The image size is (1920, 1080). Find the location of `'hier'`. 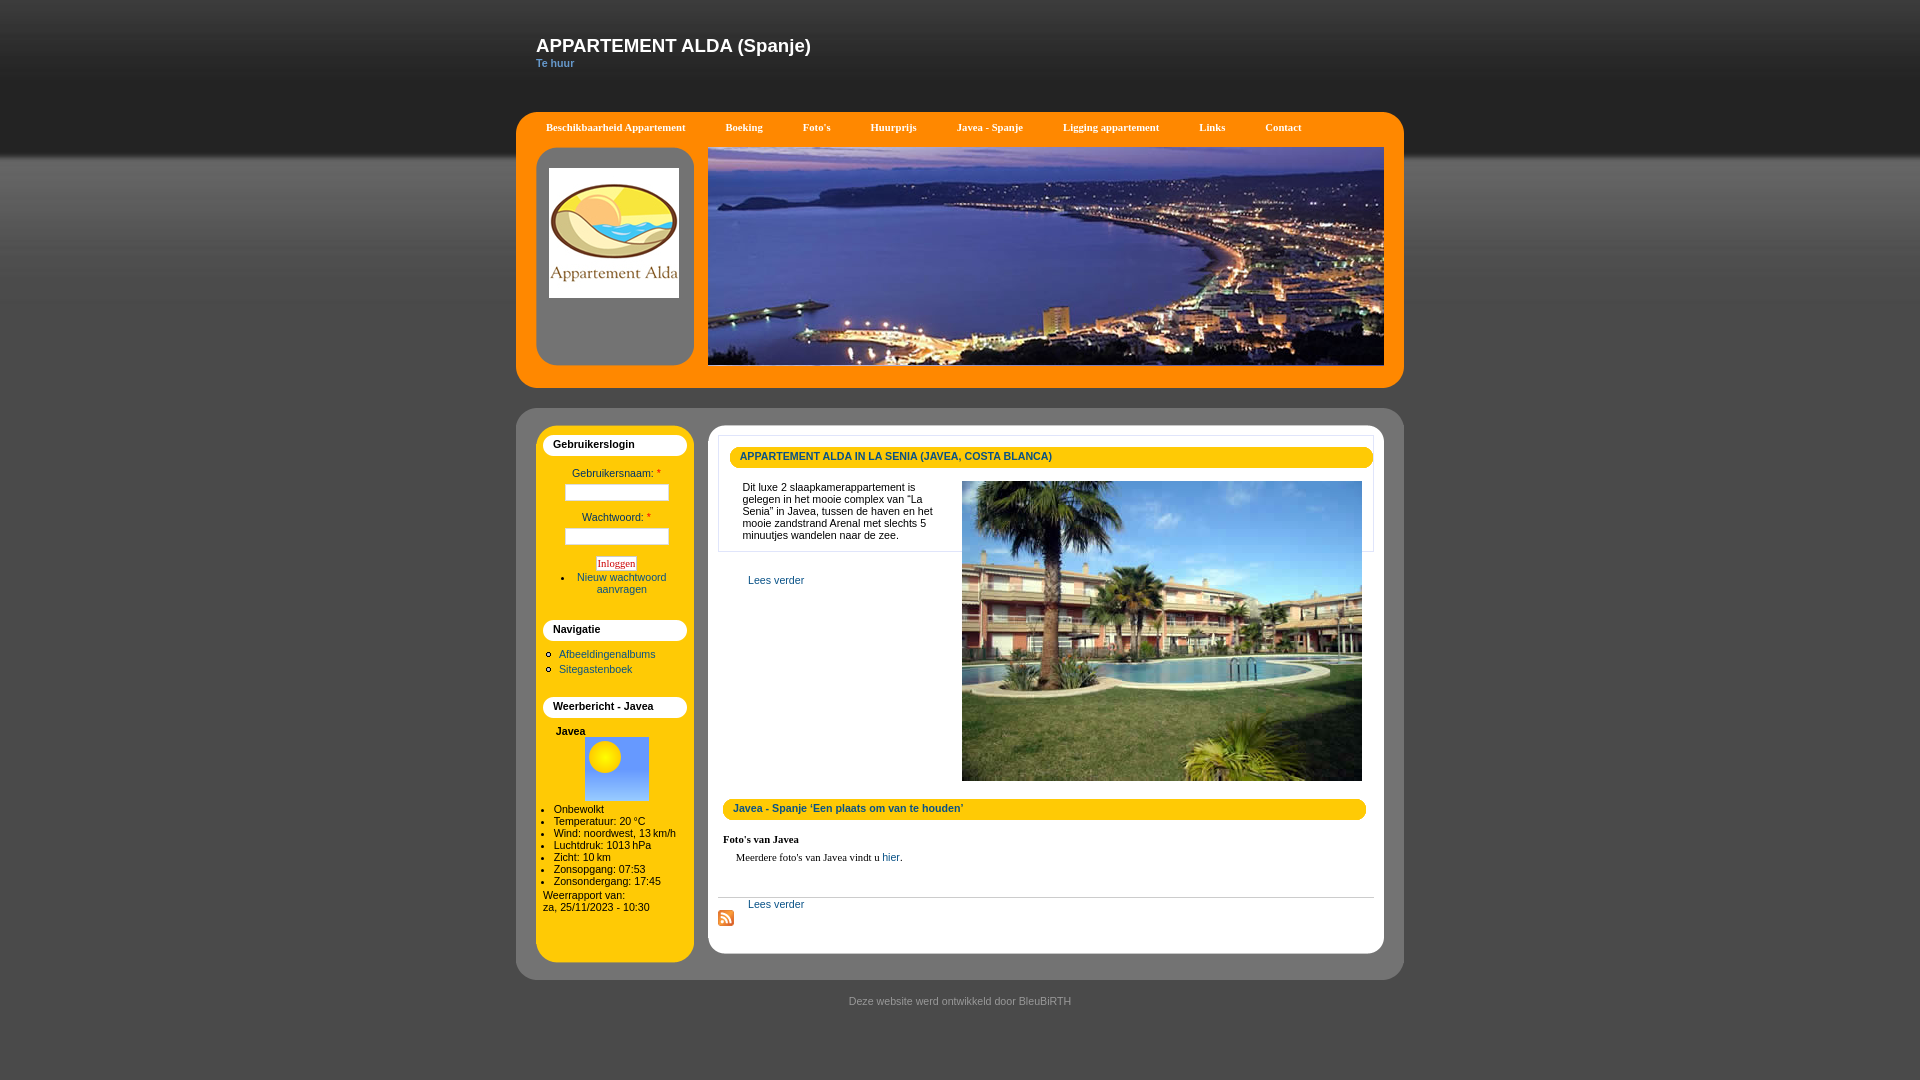

'hier' is located at coordinates (890, 855).